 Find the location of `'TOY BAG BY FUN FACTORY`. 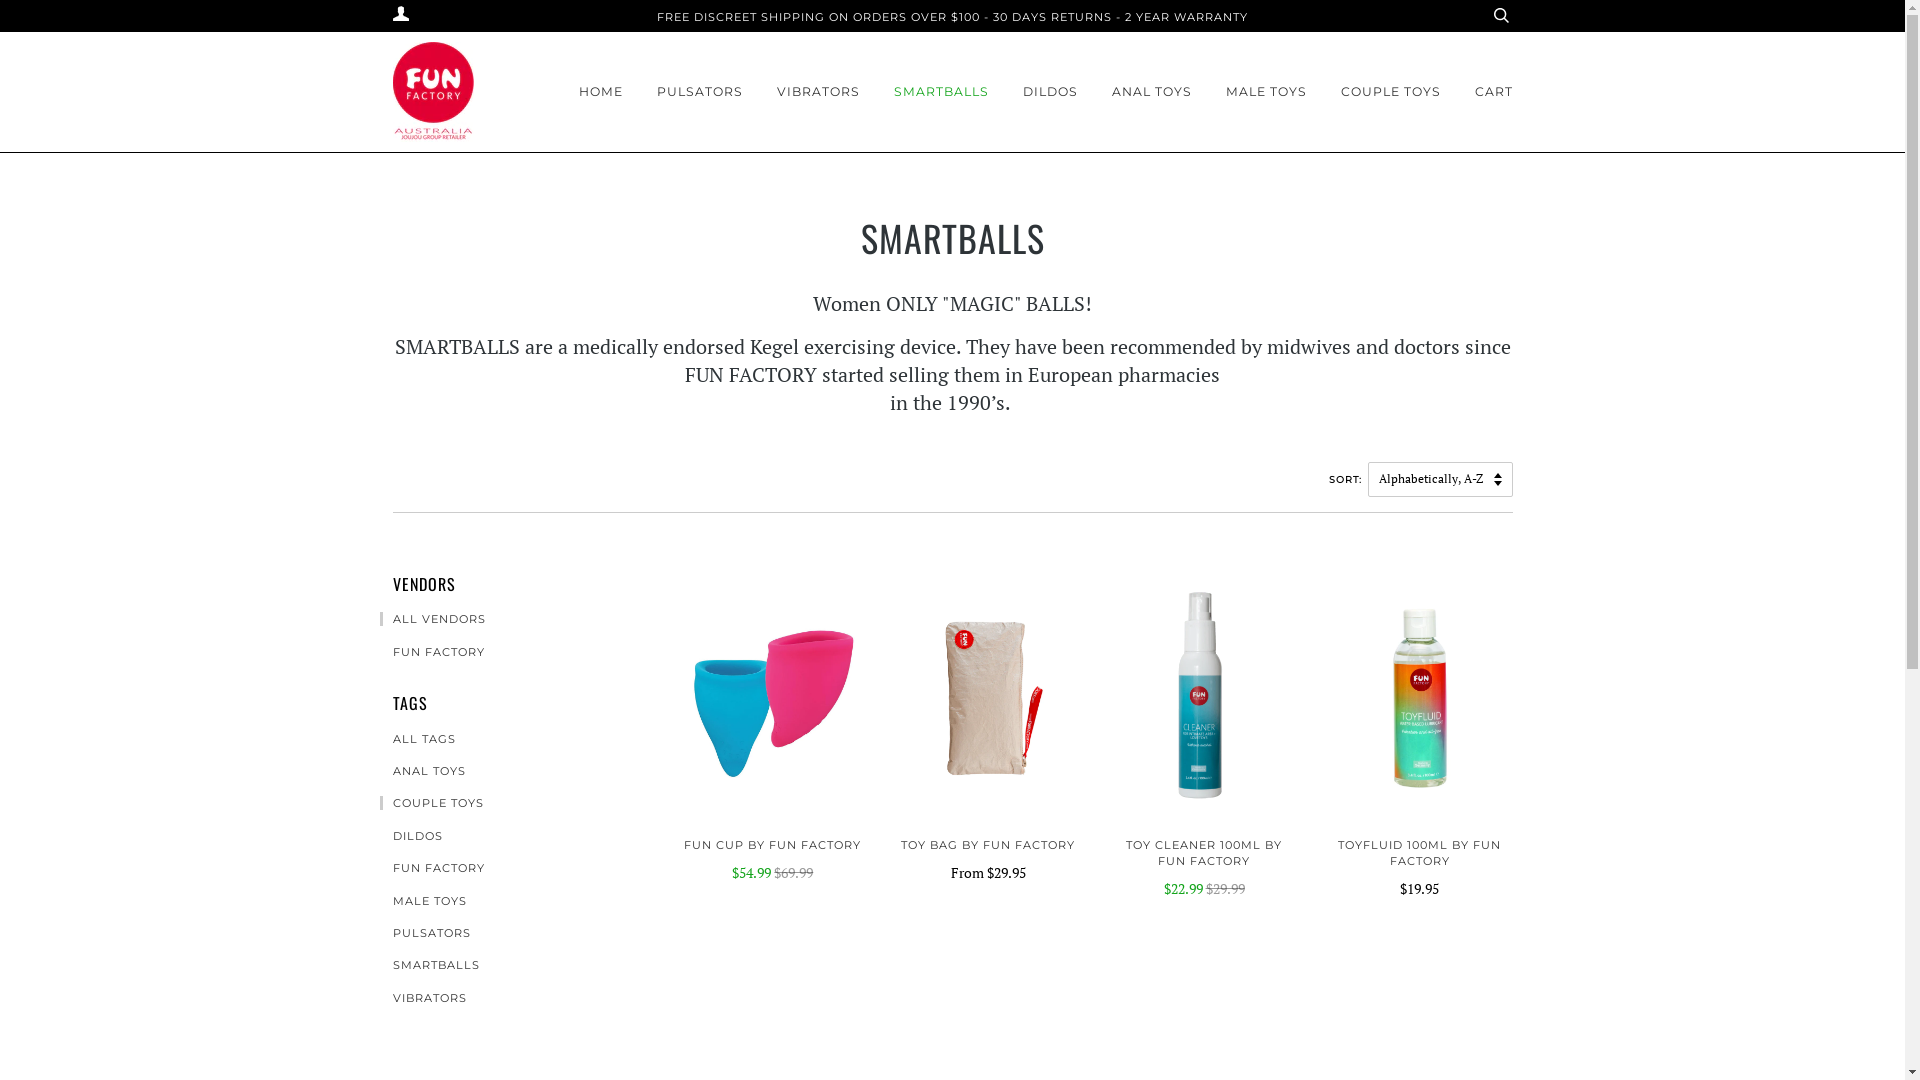

'TOY BAG BY FUN FACTORY is located at coordinates (988, 859).